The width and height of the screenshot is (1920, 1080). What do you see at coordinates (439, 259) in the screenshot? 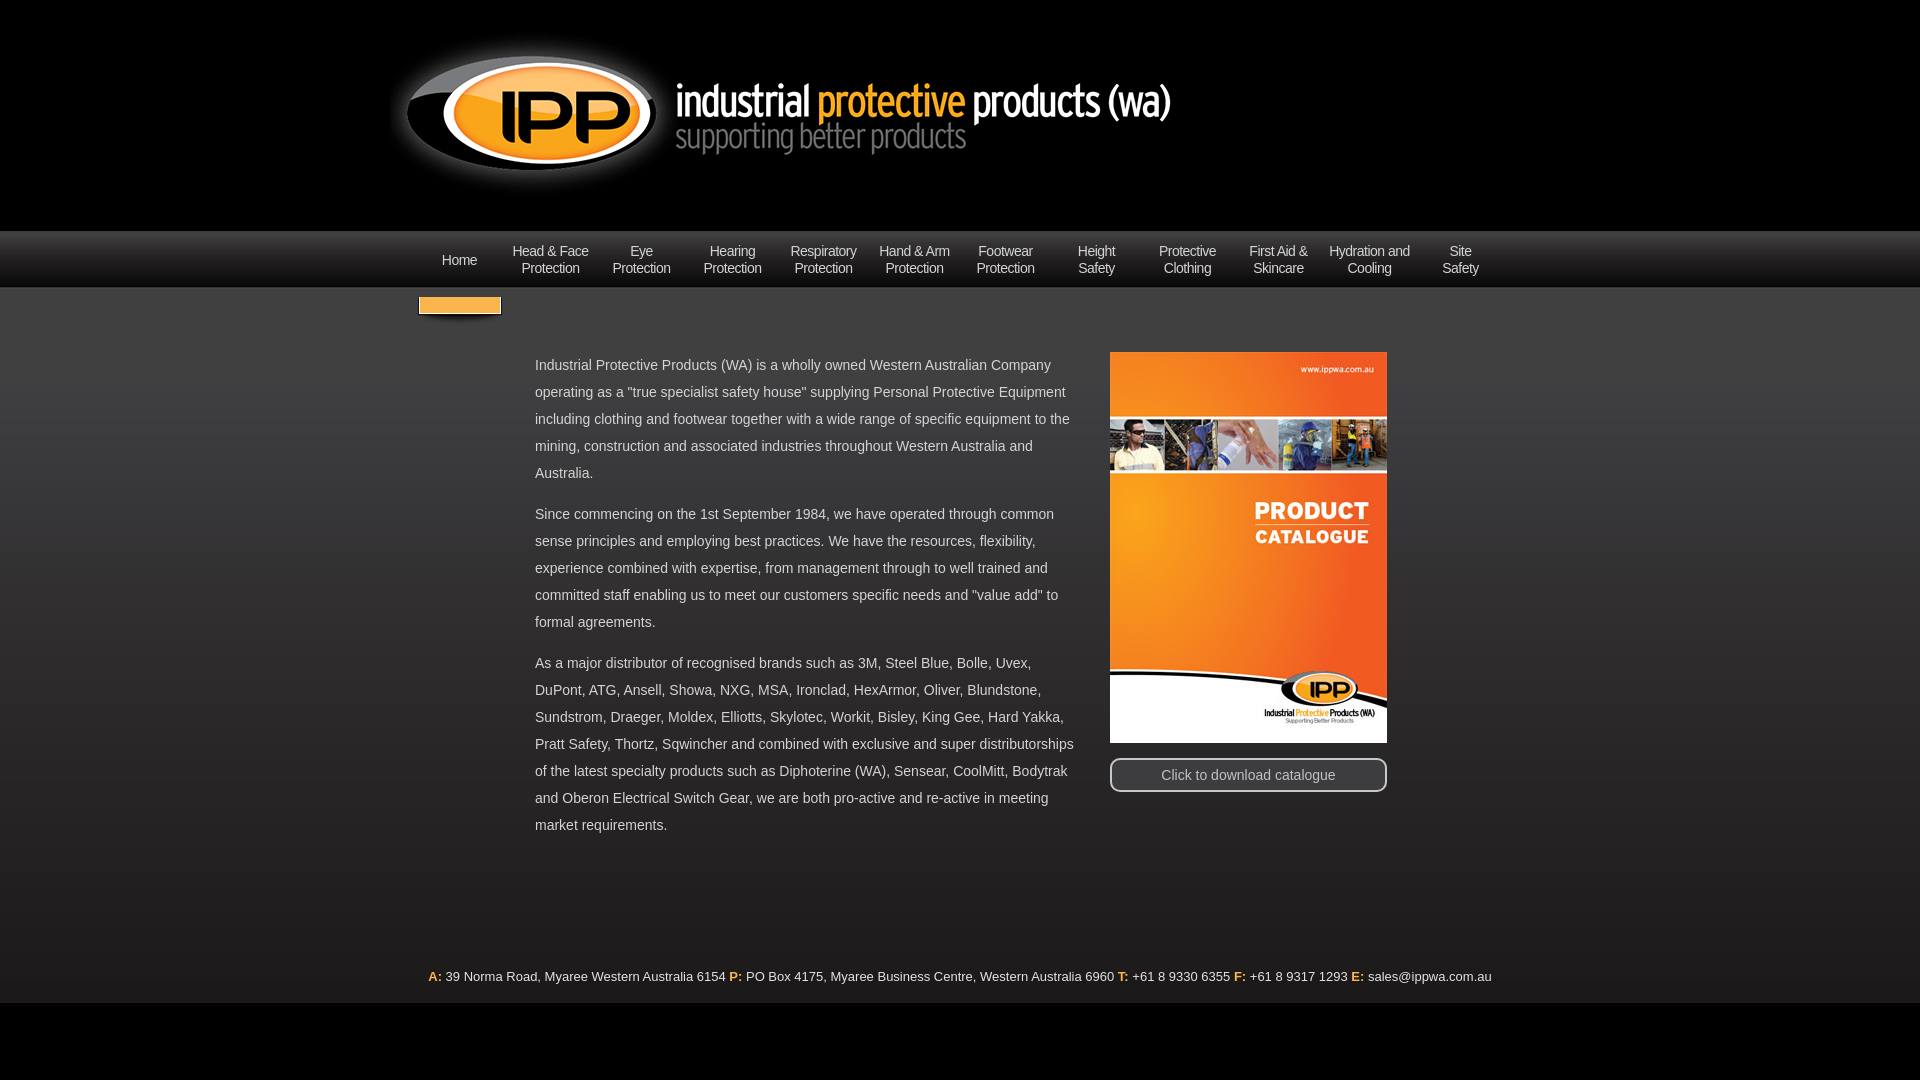
I see `'Home'` at bounding box center [439, 259].